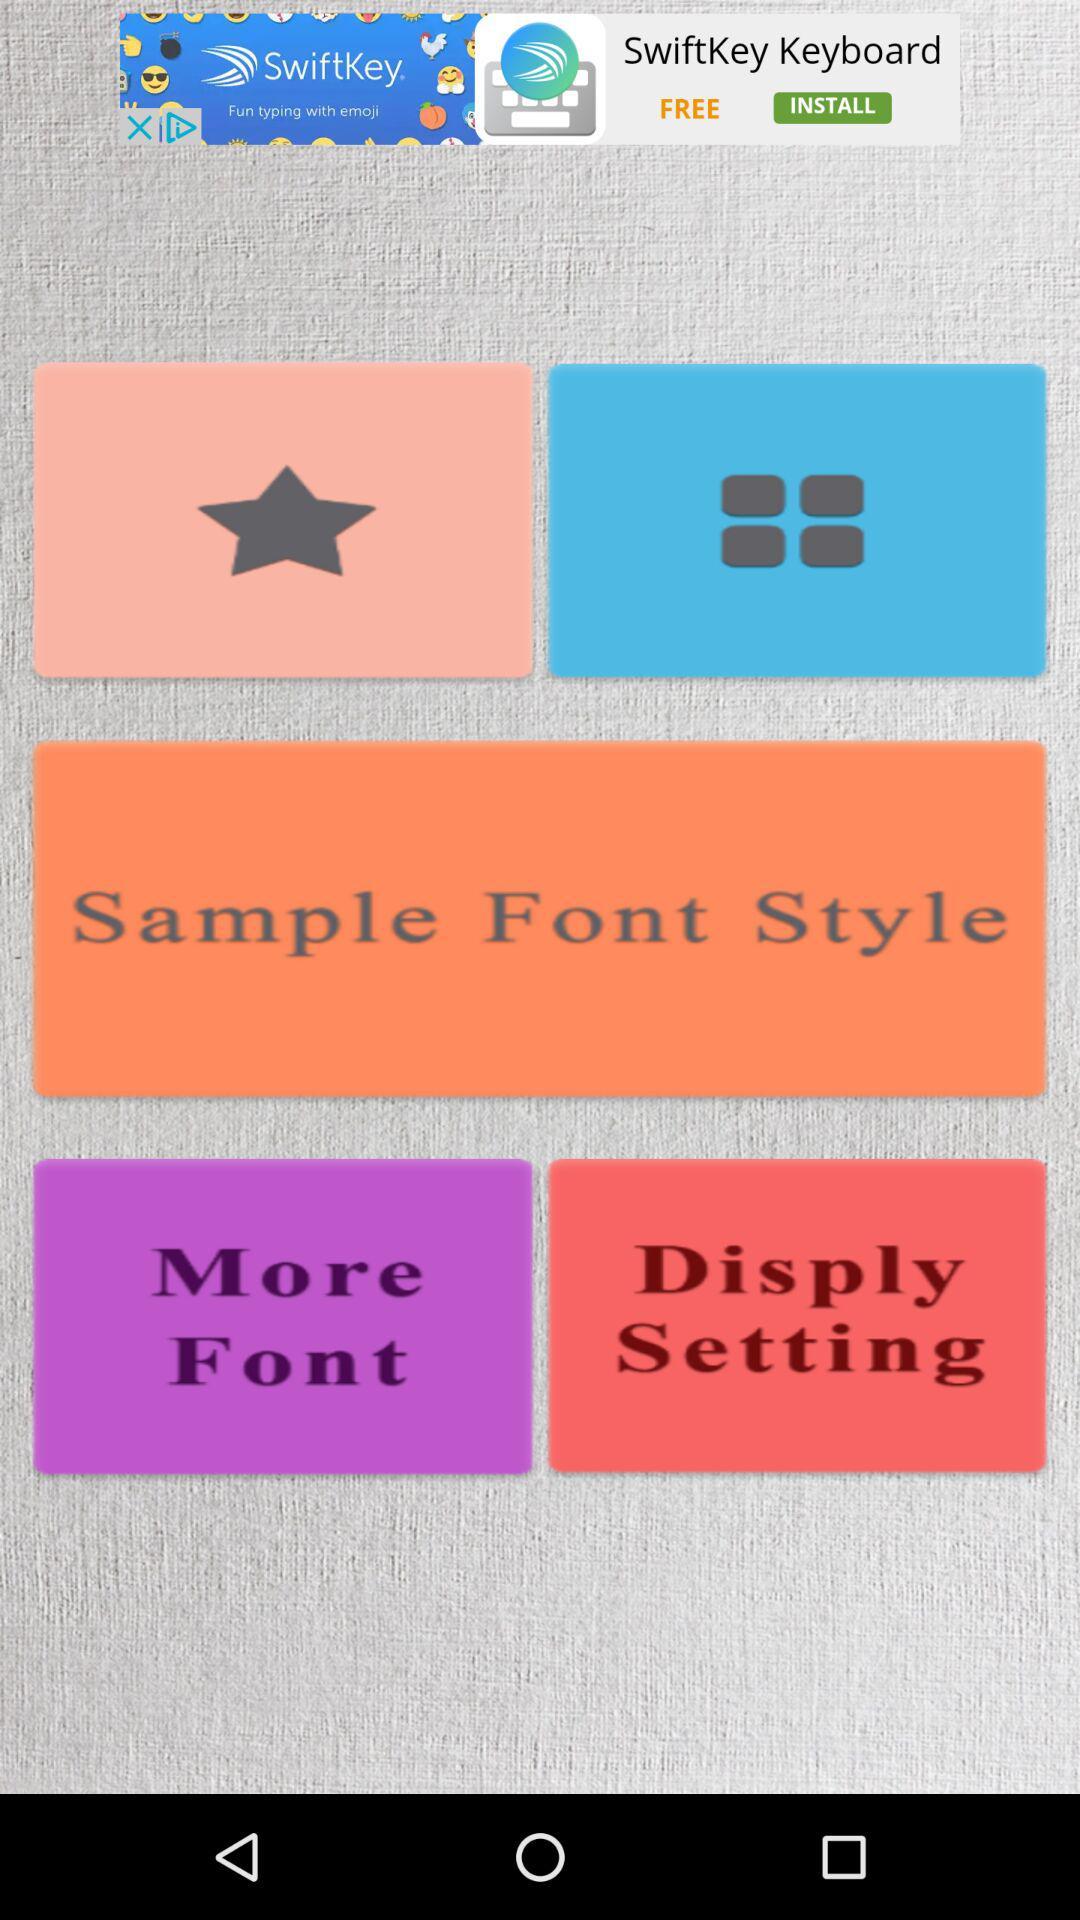 The height and width of the screenshot is (1920, 1080). I want to click on more options, so click(795, 525).